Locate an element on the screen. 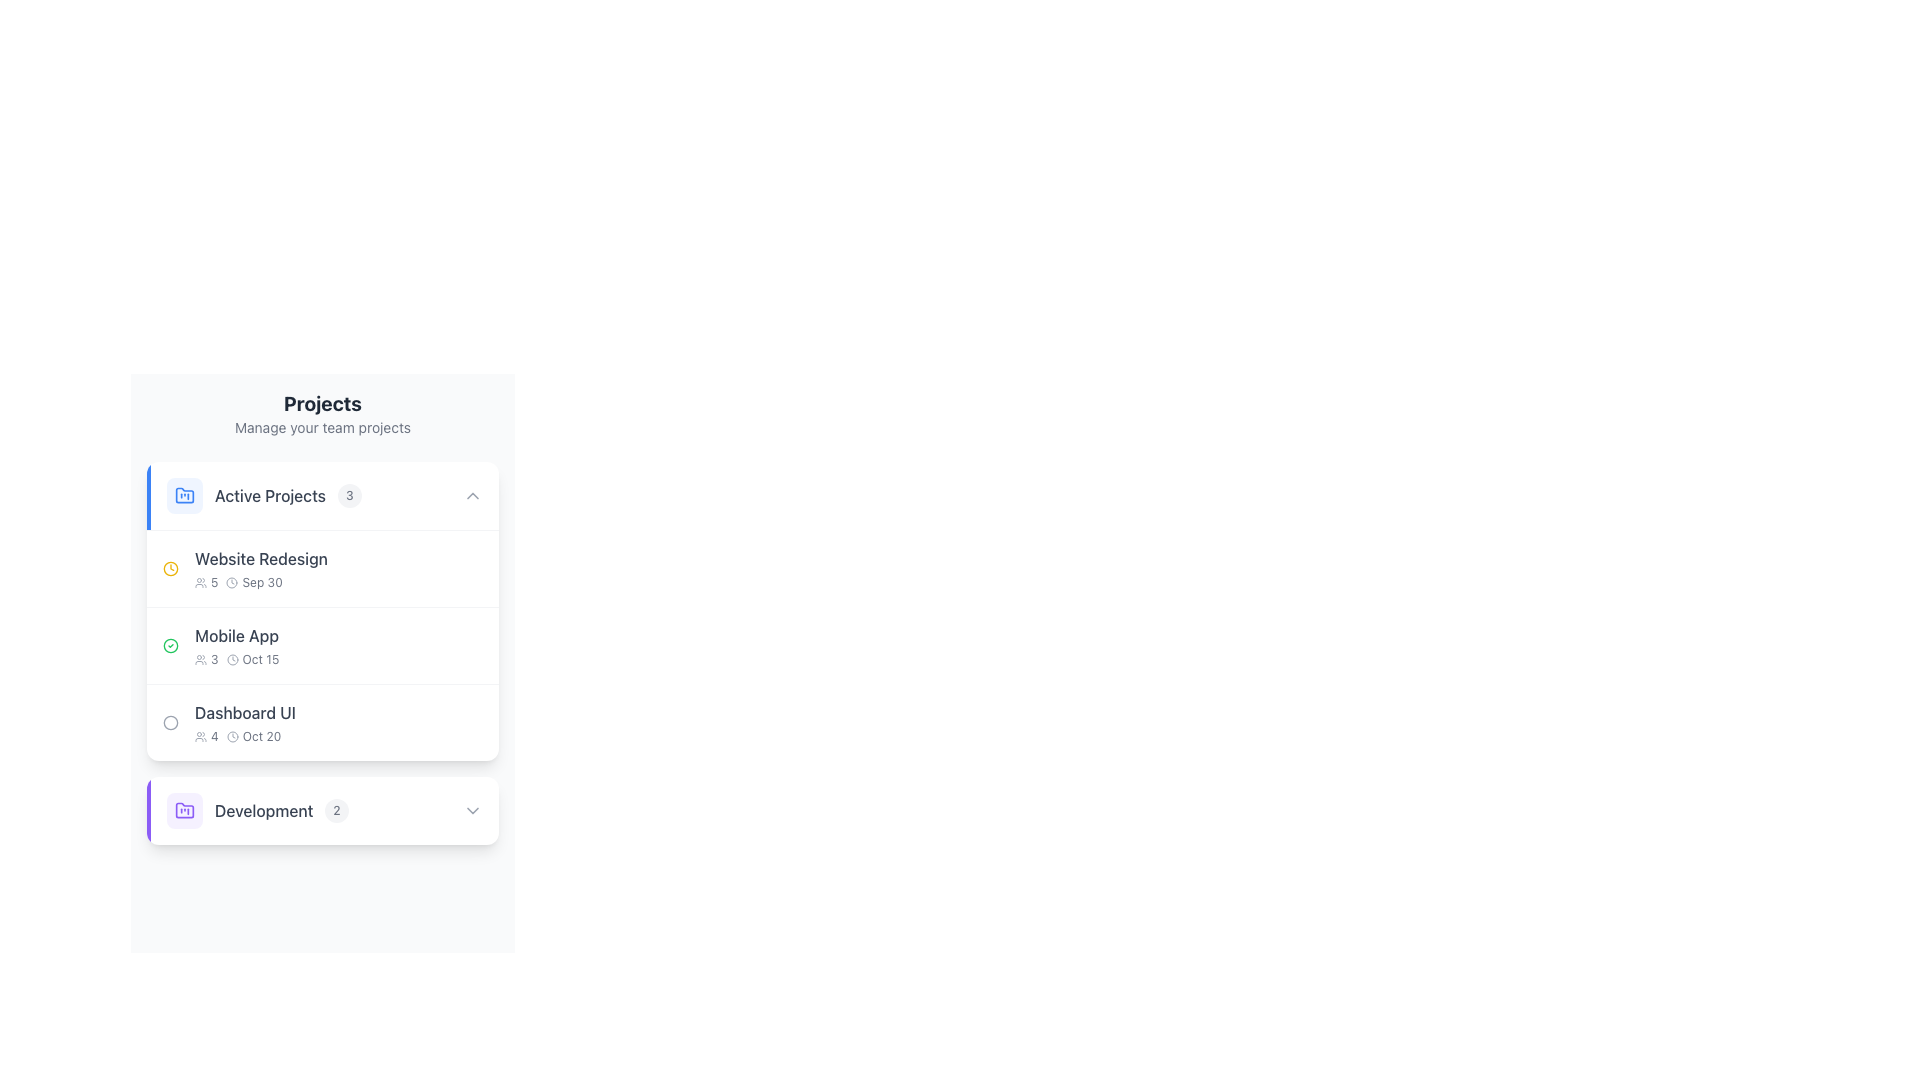 This screenshot has height=1080, width=1920. the third button in the group of interactive buttons that triggers actions related to the 'Mobile App' entry, positioned at the rightmost side of that entry under 'Active Projects' is located at coordinates (468, 645).